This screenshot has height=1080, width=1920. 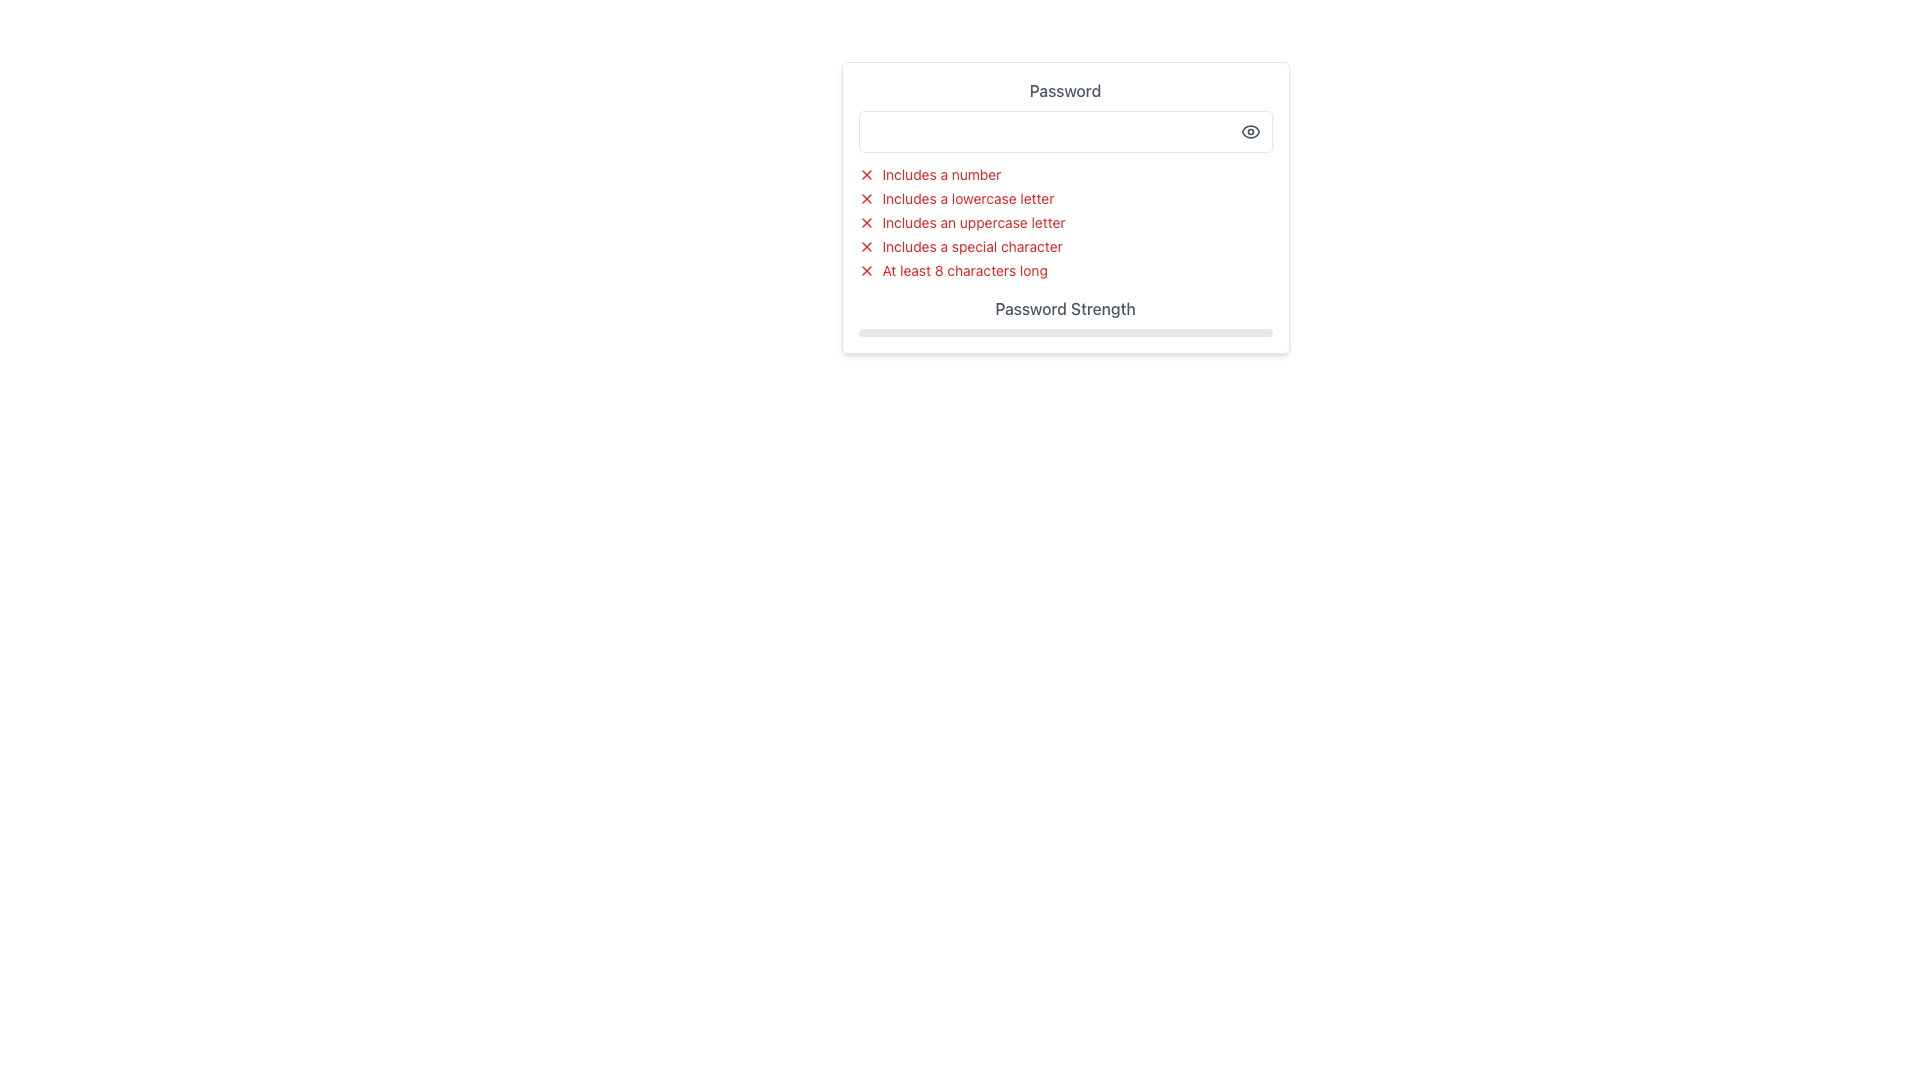 I want to click on the informative list of password requirements that is located directly below the 'Password' input field and above the 'Password Strength' indicator, so click(x=1064, y=223).